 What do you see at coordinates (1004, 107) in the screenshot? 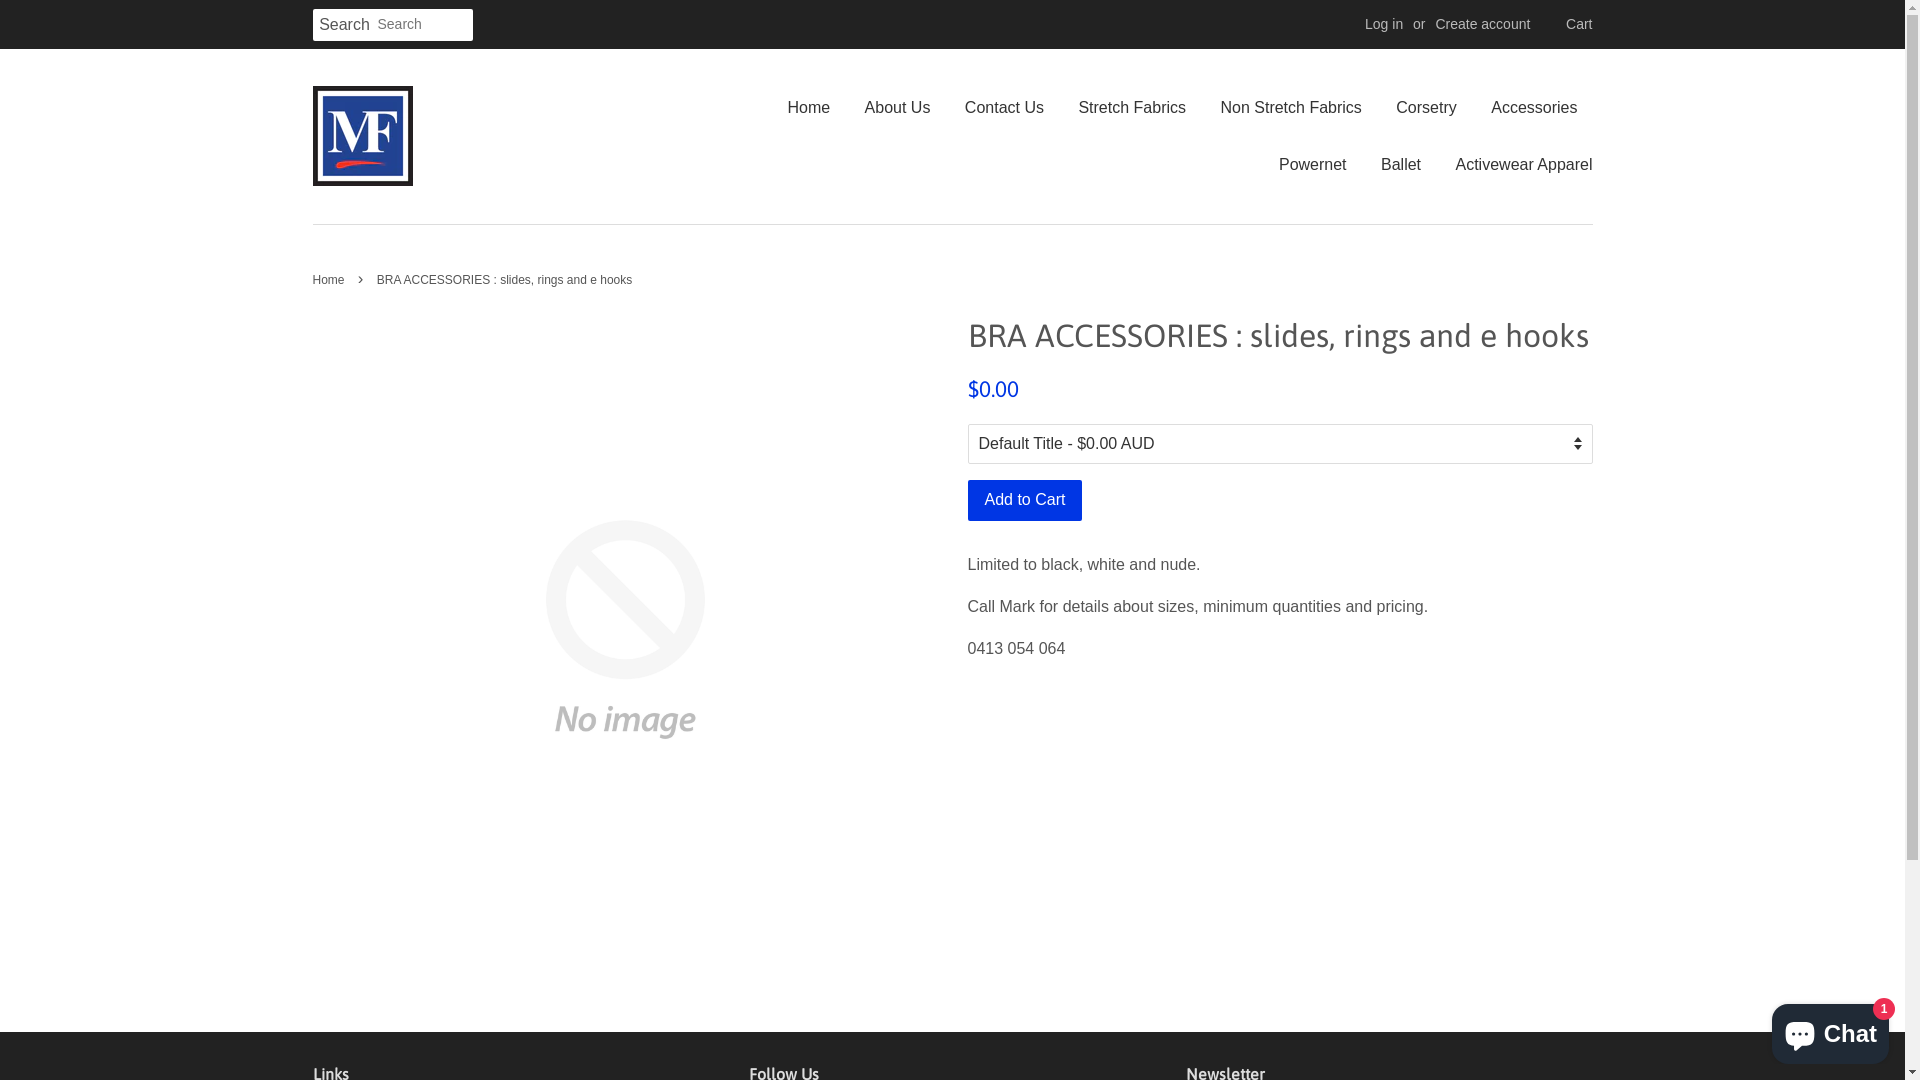
I see `'Contact Us'` at bounding box center [1004, 107].